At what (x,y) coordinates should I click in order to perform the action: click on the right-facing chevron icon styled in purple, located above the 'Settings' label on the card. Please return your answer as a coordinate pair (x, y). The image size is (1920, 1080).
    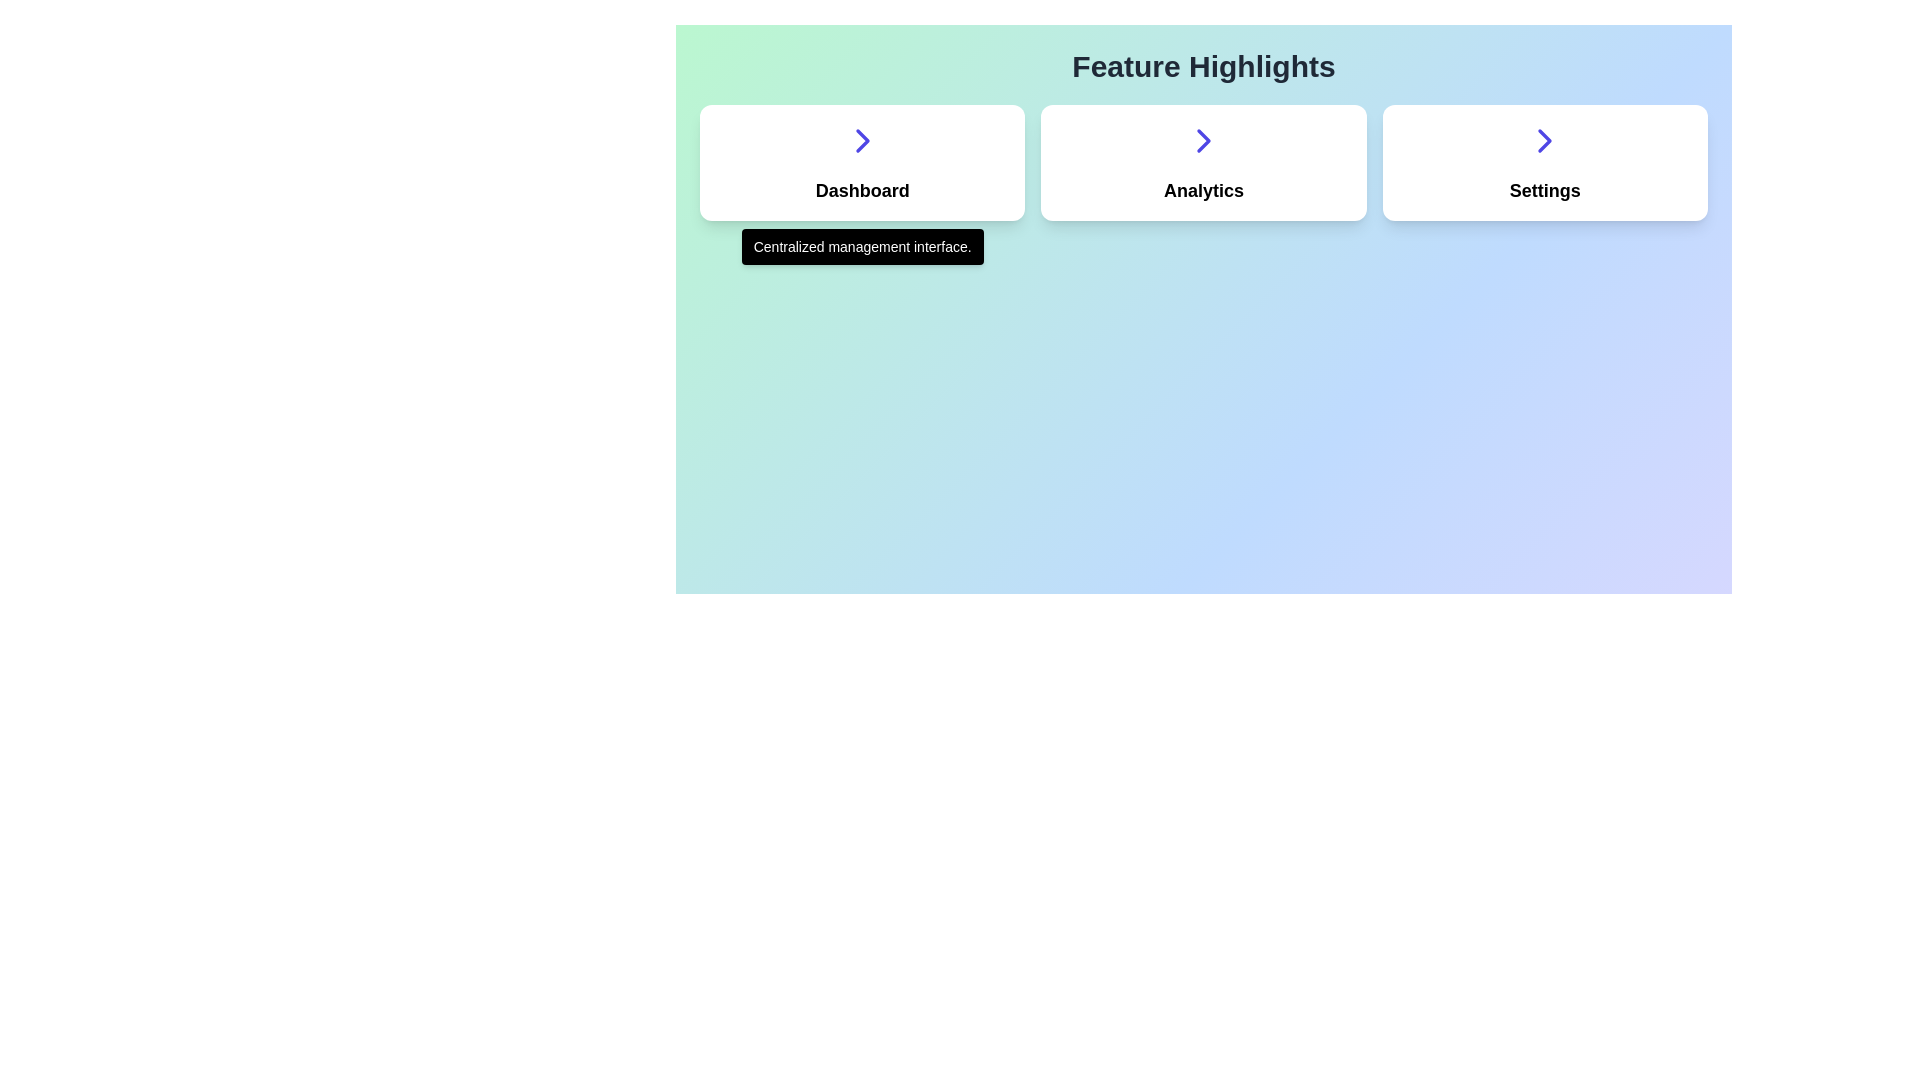
    Looking at the image, I should click on (1544, 140).